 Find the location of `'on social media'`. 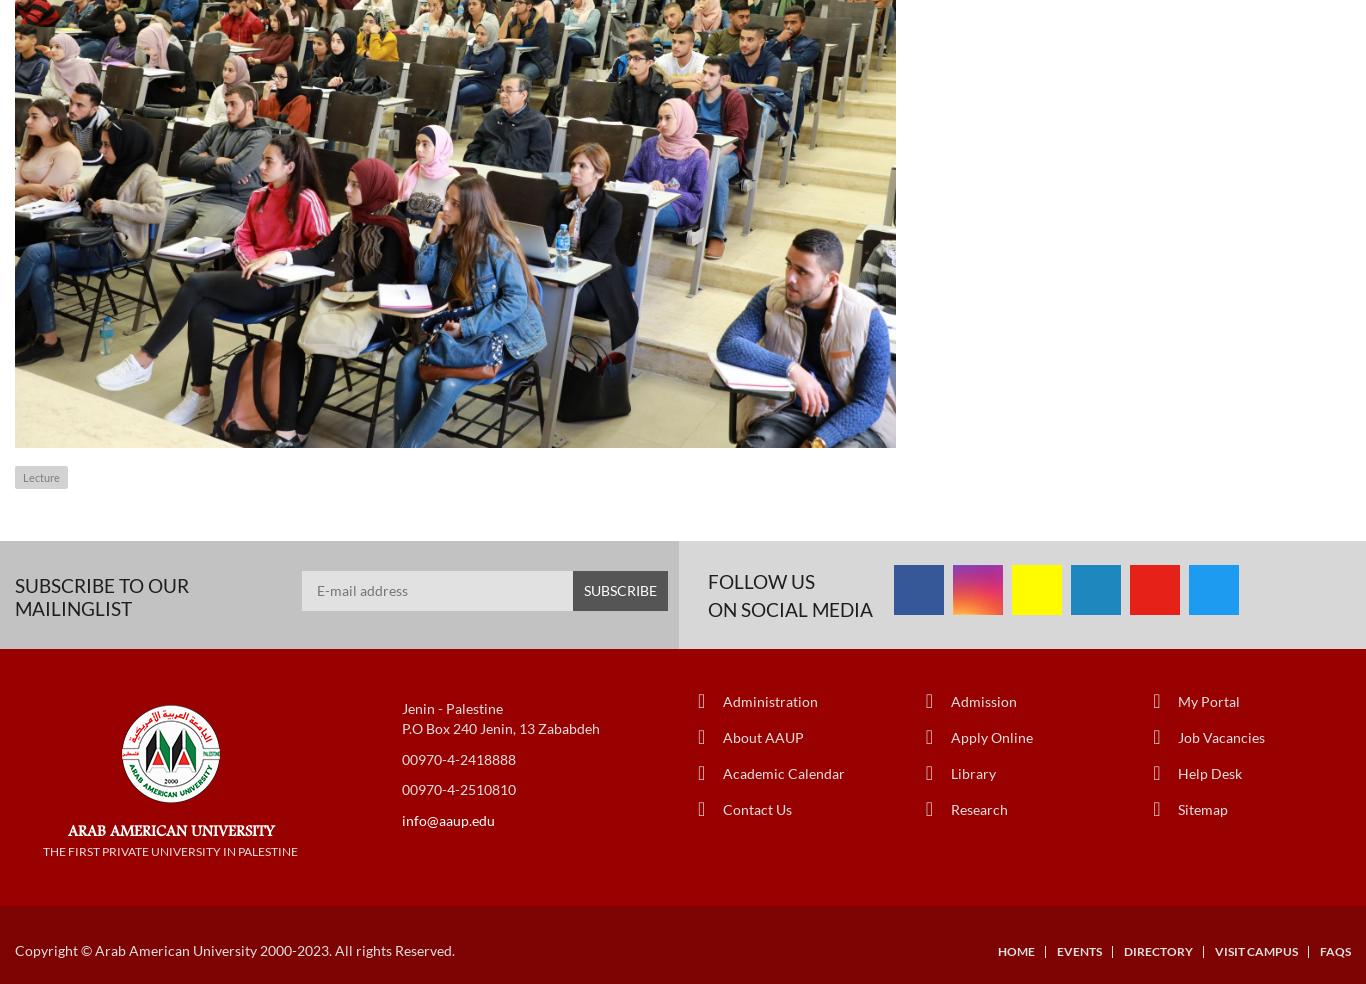

'on social media' is located at coordinates (790, 607).